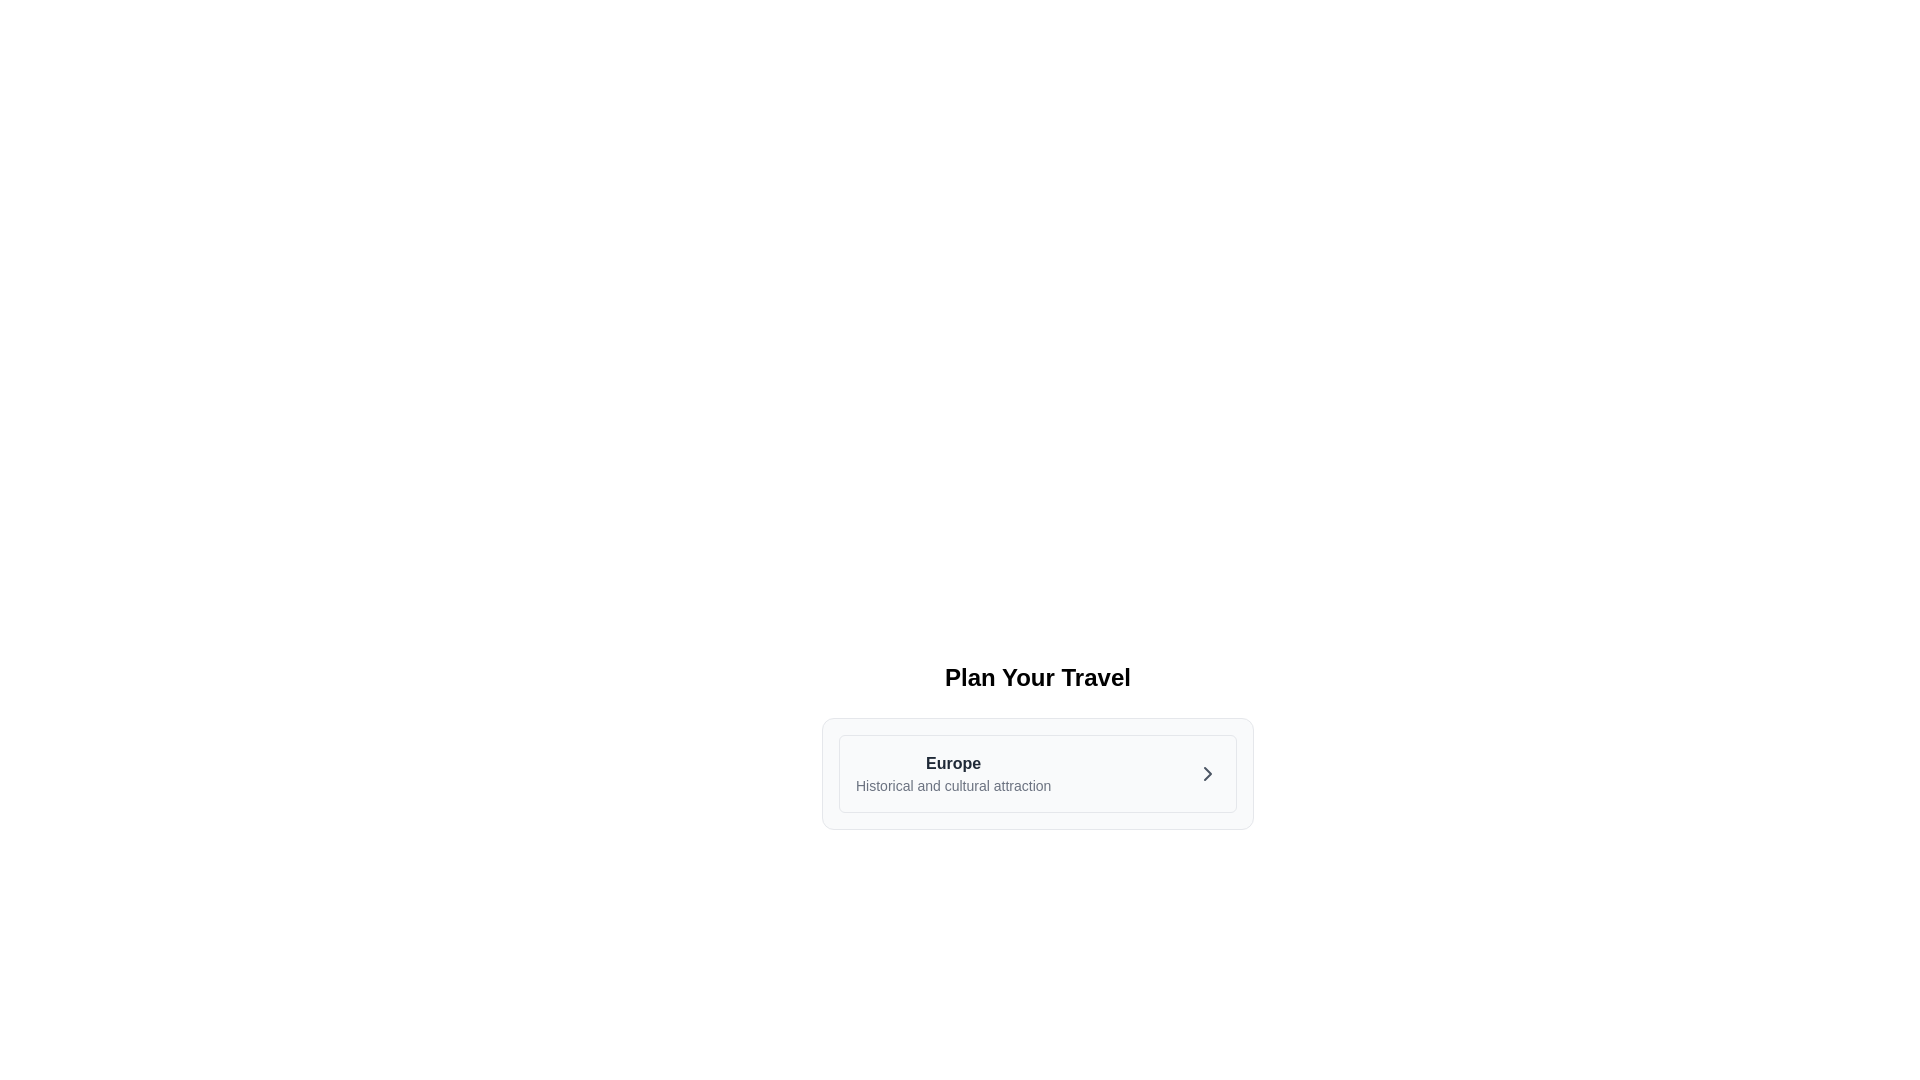 Image resolution: width=1920 pixels, height=1080 pixels. Describe the element at coordinates (1207, 773) in the screenshot. I see `the chevron icon located at the far-right end of the section containing the text 'Europe'` at that location.